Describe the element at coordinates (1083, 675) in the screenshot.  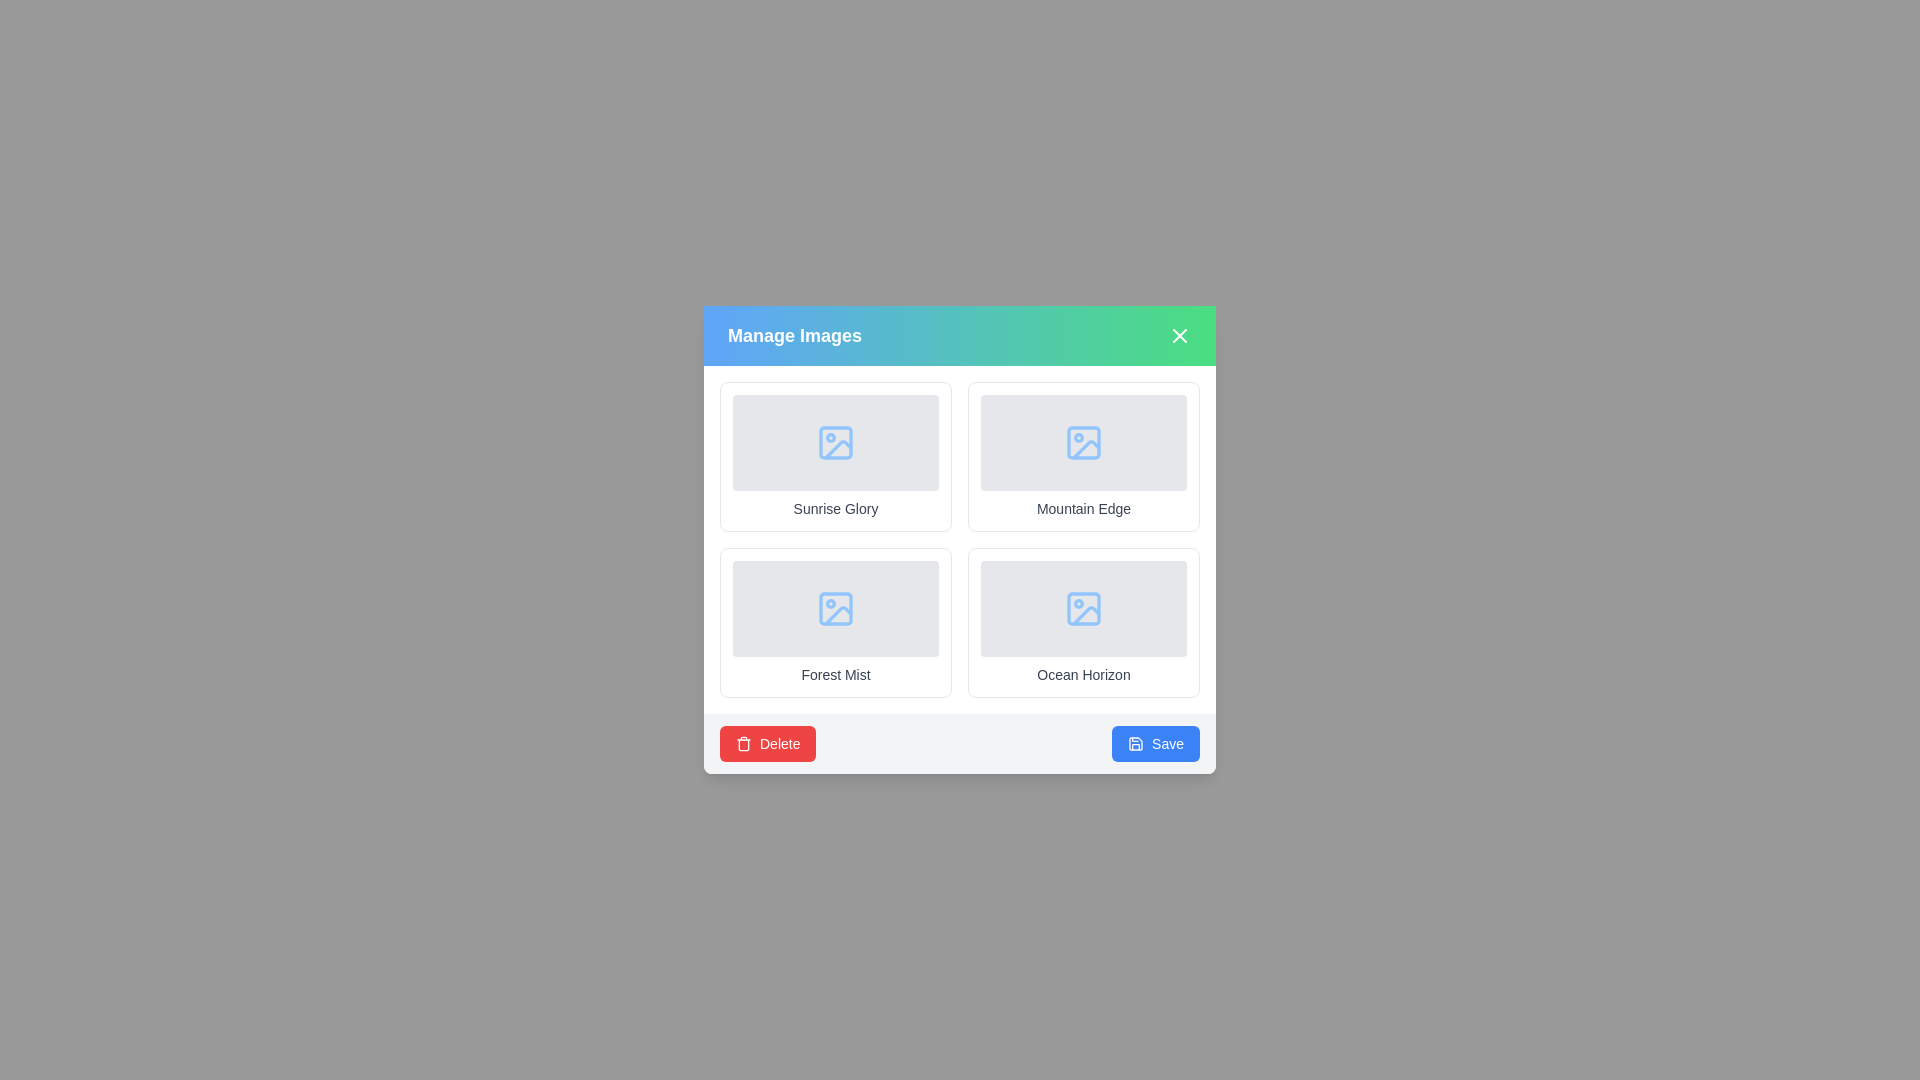
I see `the Text label located below the image placeholder in the bottom-right of a 2x2 grid layout within a modal window` at that location.